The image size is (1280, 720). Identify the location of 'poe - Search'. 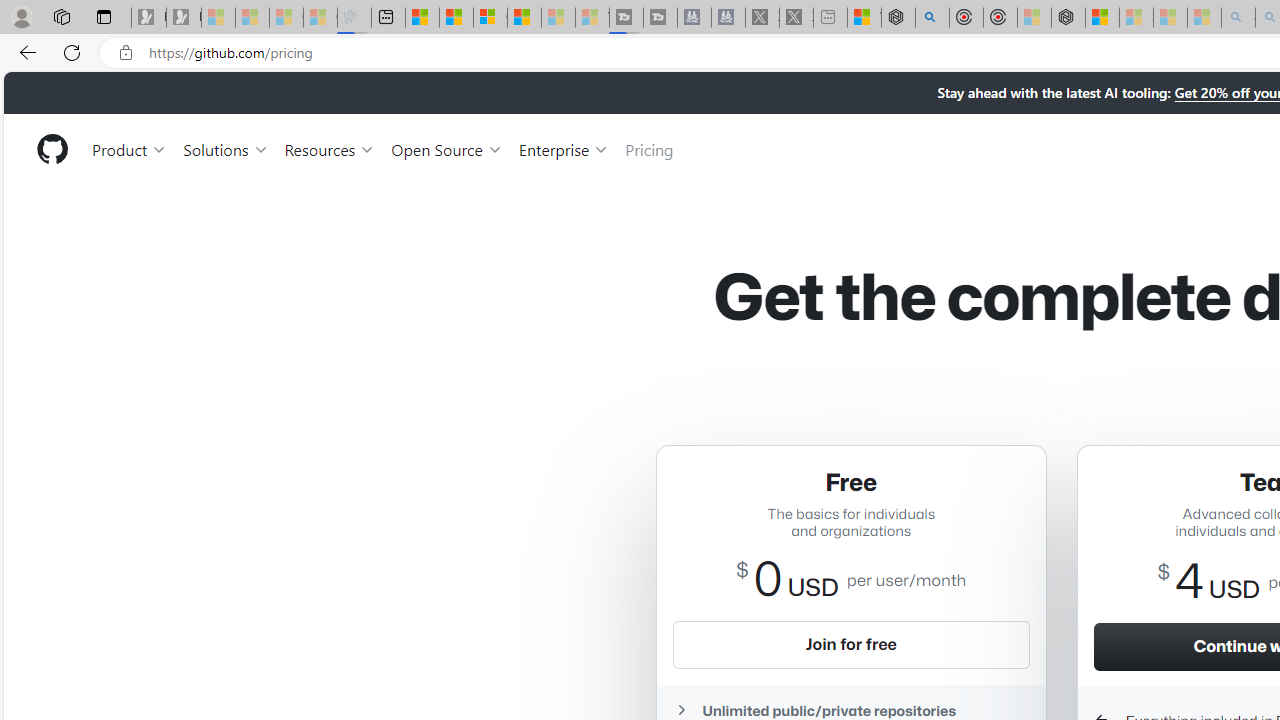
(931, 17).